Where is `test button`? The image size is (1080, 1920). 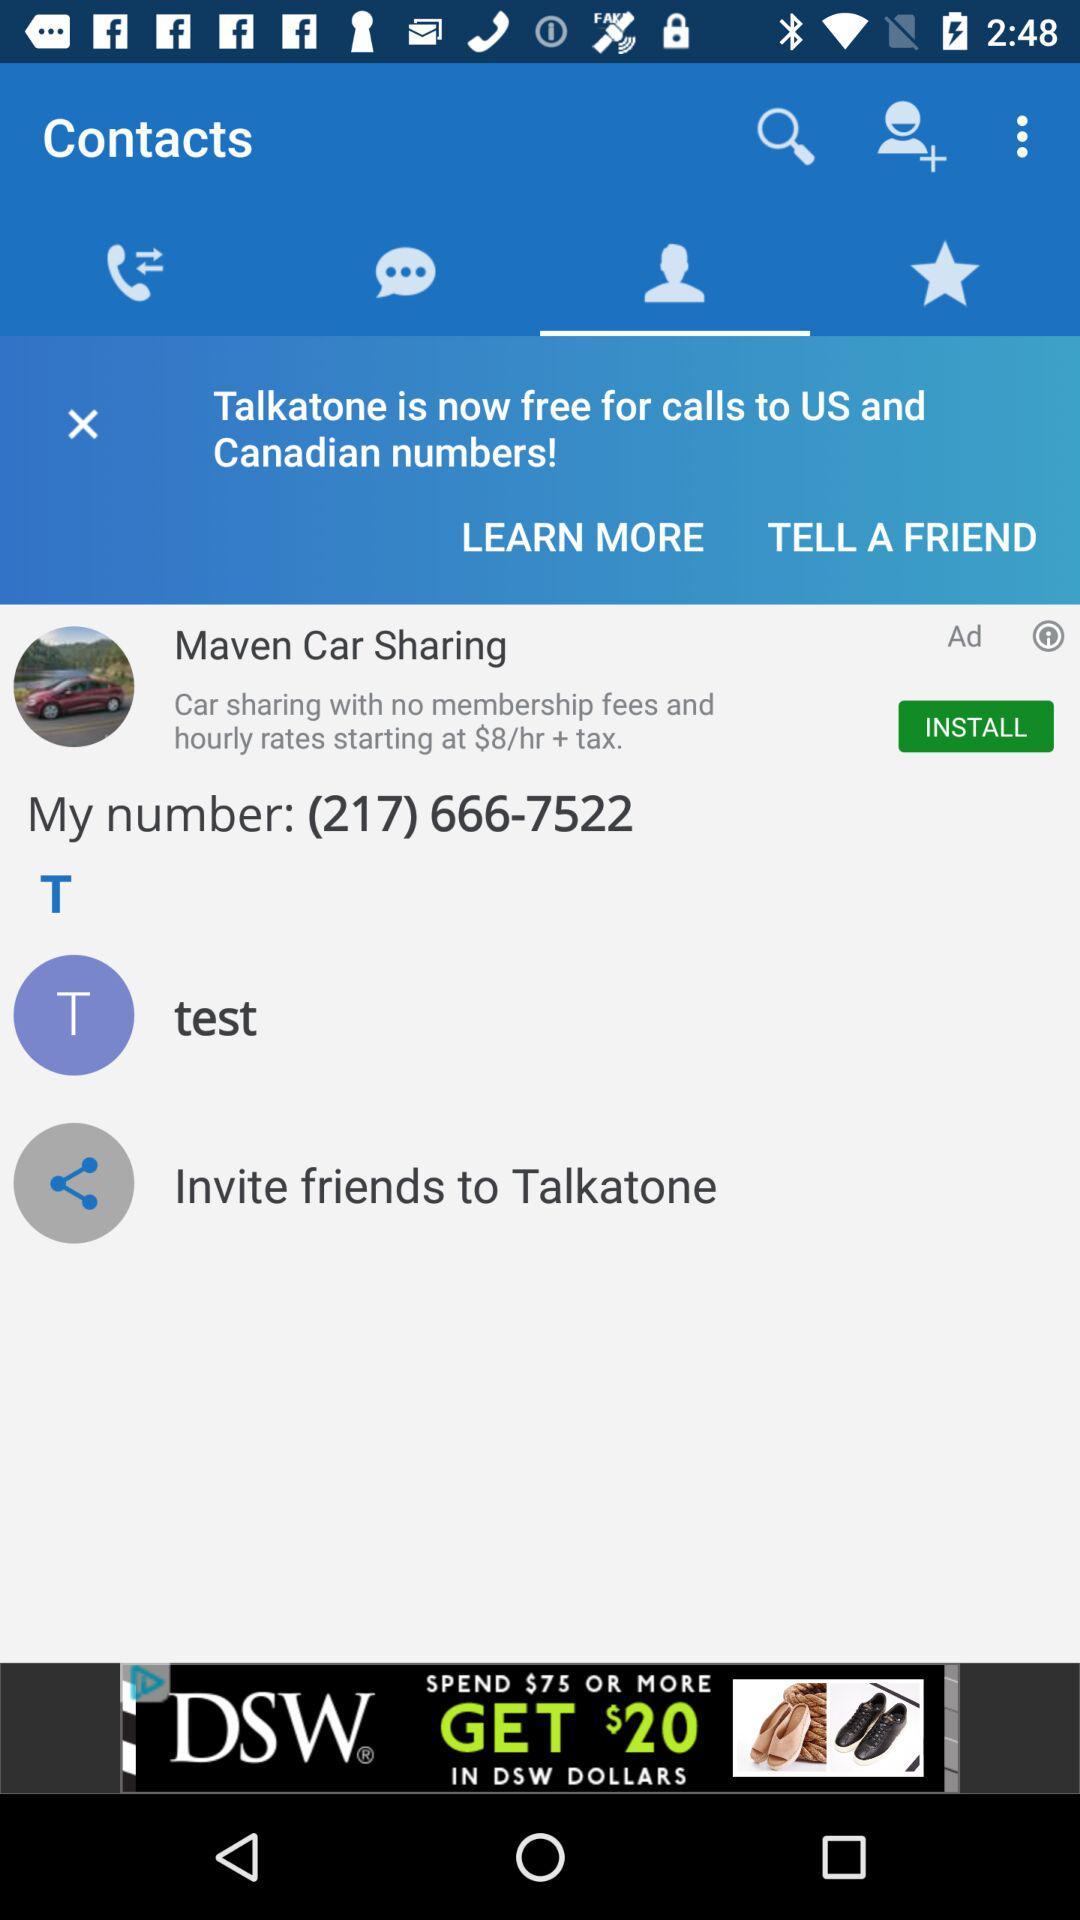 test button is located at coordinates (72, 1015).